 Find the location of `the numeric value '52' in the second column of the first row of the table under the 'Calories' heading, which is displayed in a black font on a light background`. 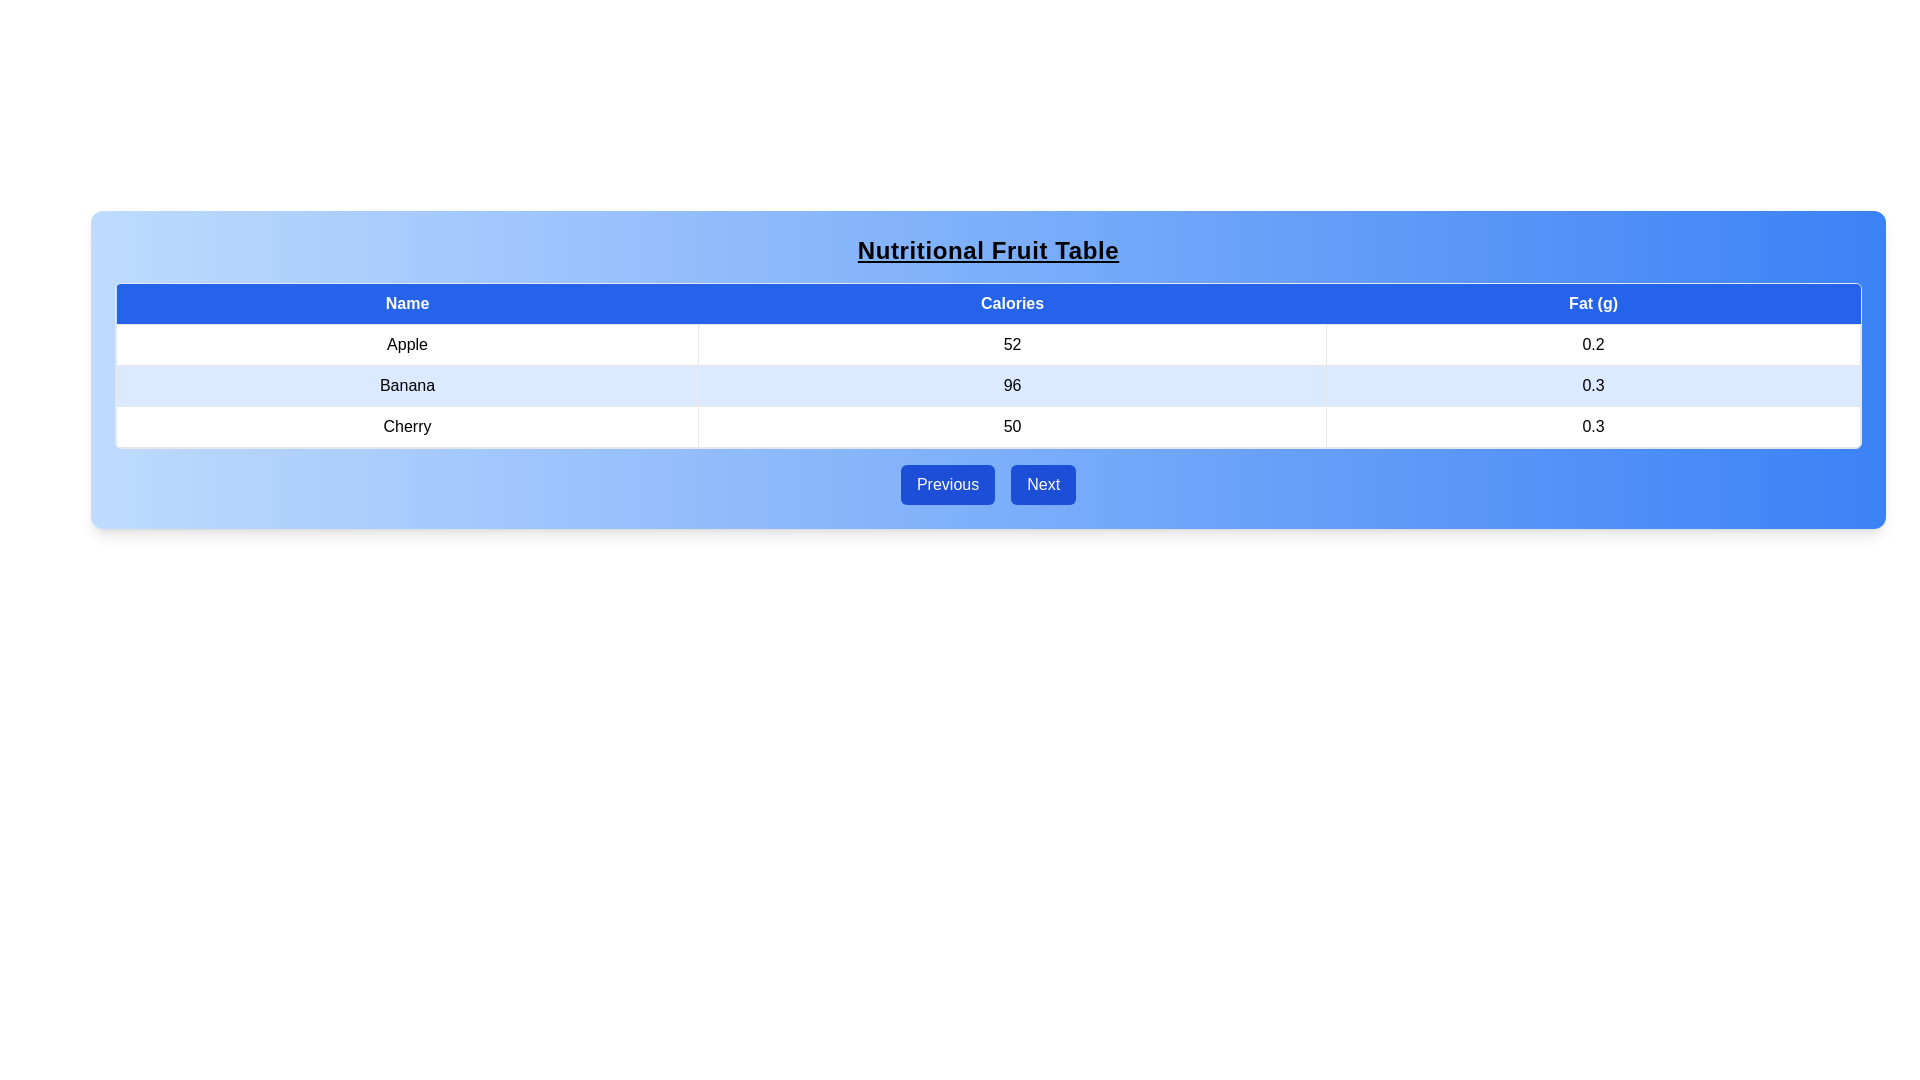

the numeric value '52' in the second column of the first row of the table under the 'Calories' heading, which is displayed in a black font on a light background is located at coordinates (1012, 343).